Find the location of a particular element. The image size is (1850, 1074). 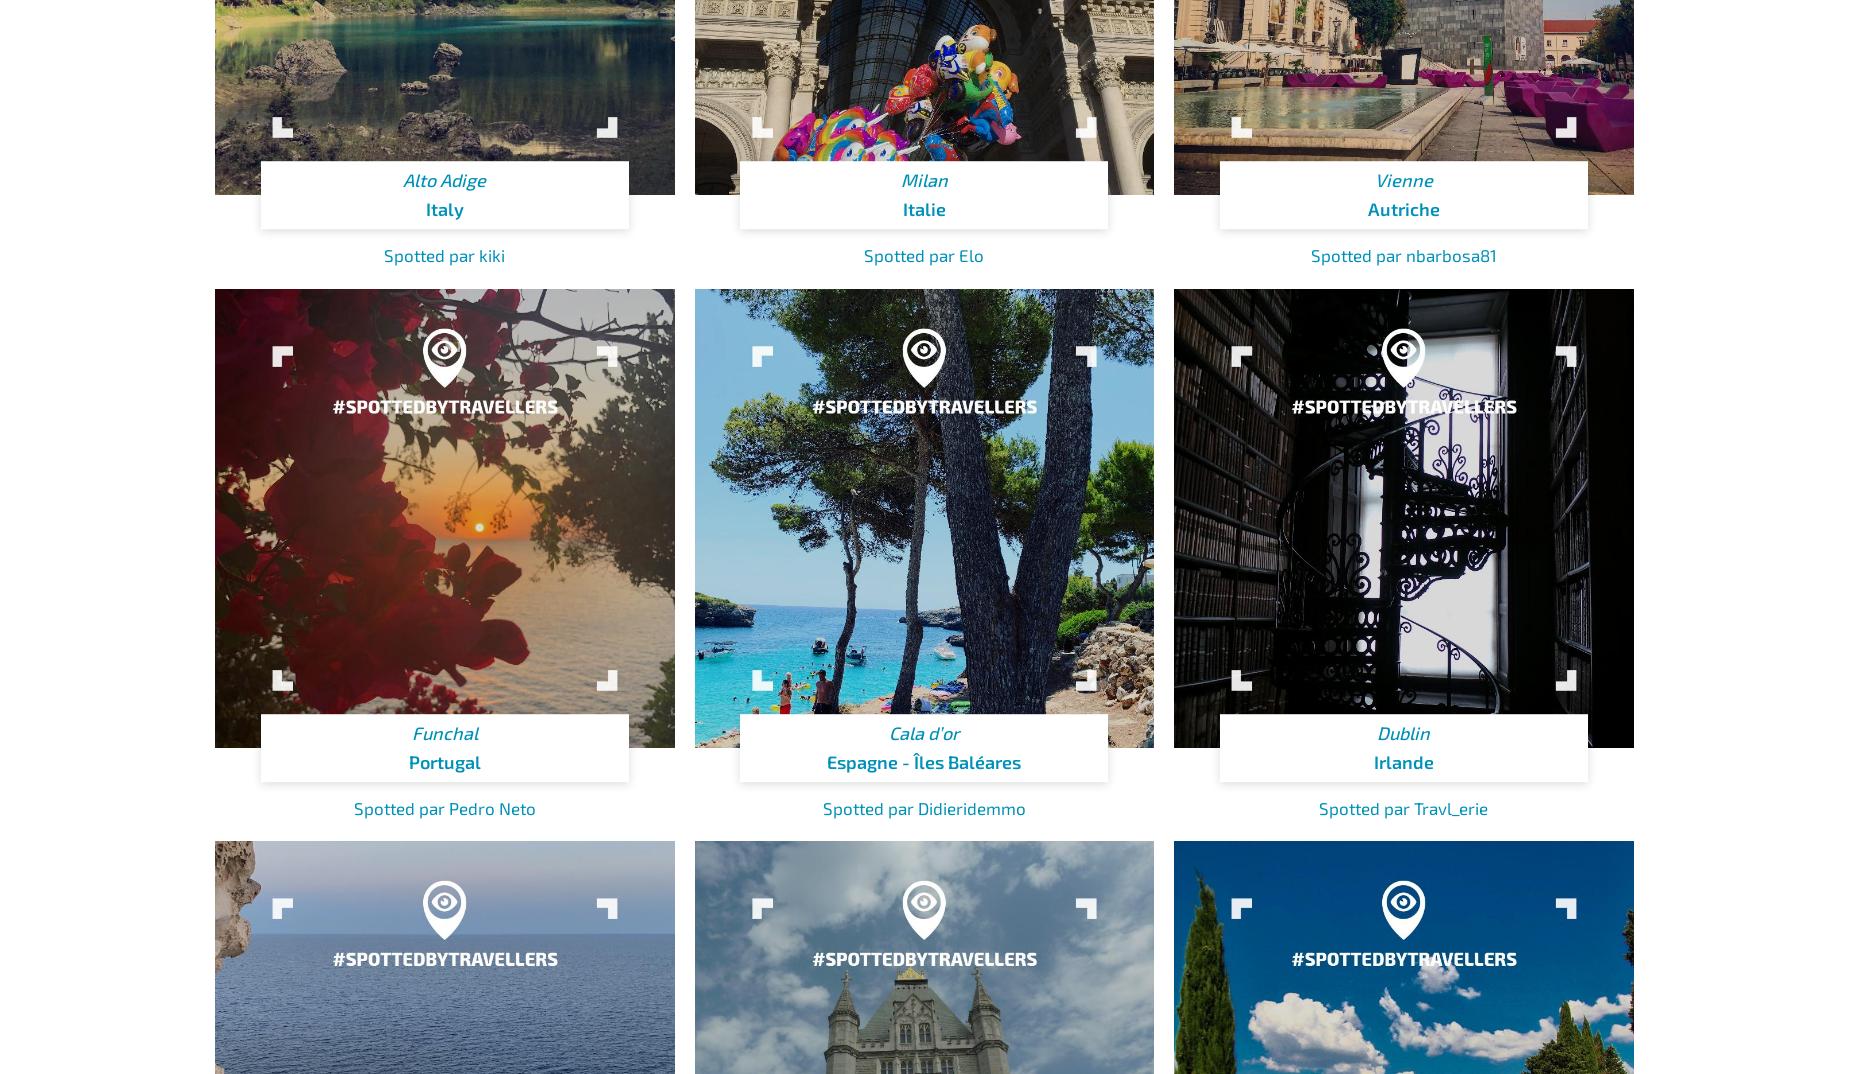

'Cala d’or' is located at coordinates (924, 733).